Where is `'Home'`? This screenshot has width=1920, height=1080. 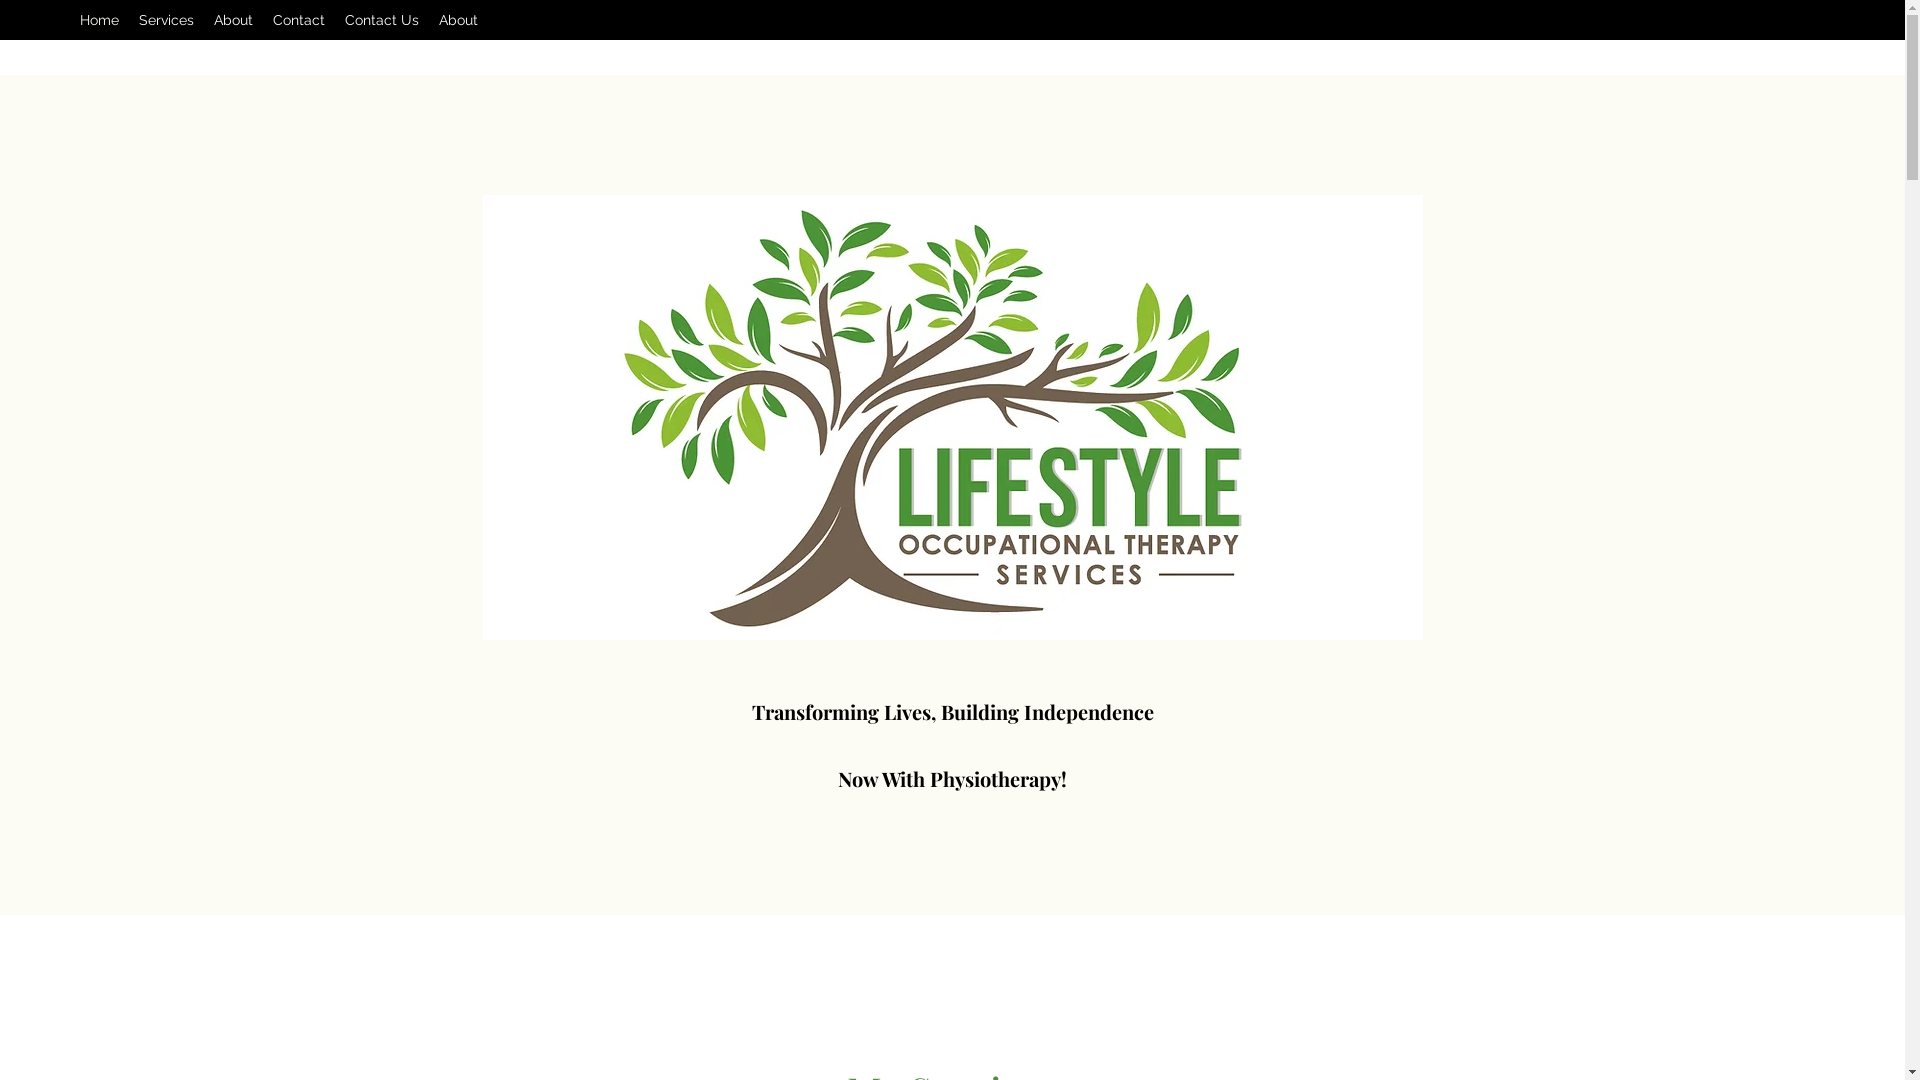 'Home' is located at coordinates (98, 19).